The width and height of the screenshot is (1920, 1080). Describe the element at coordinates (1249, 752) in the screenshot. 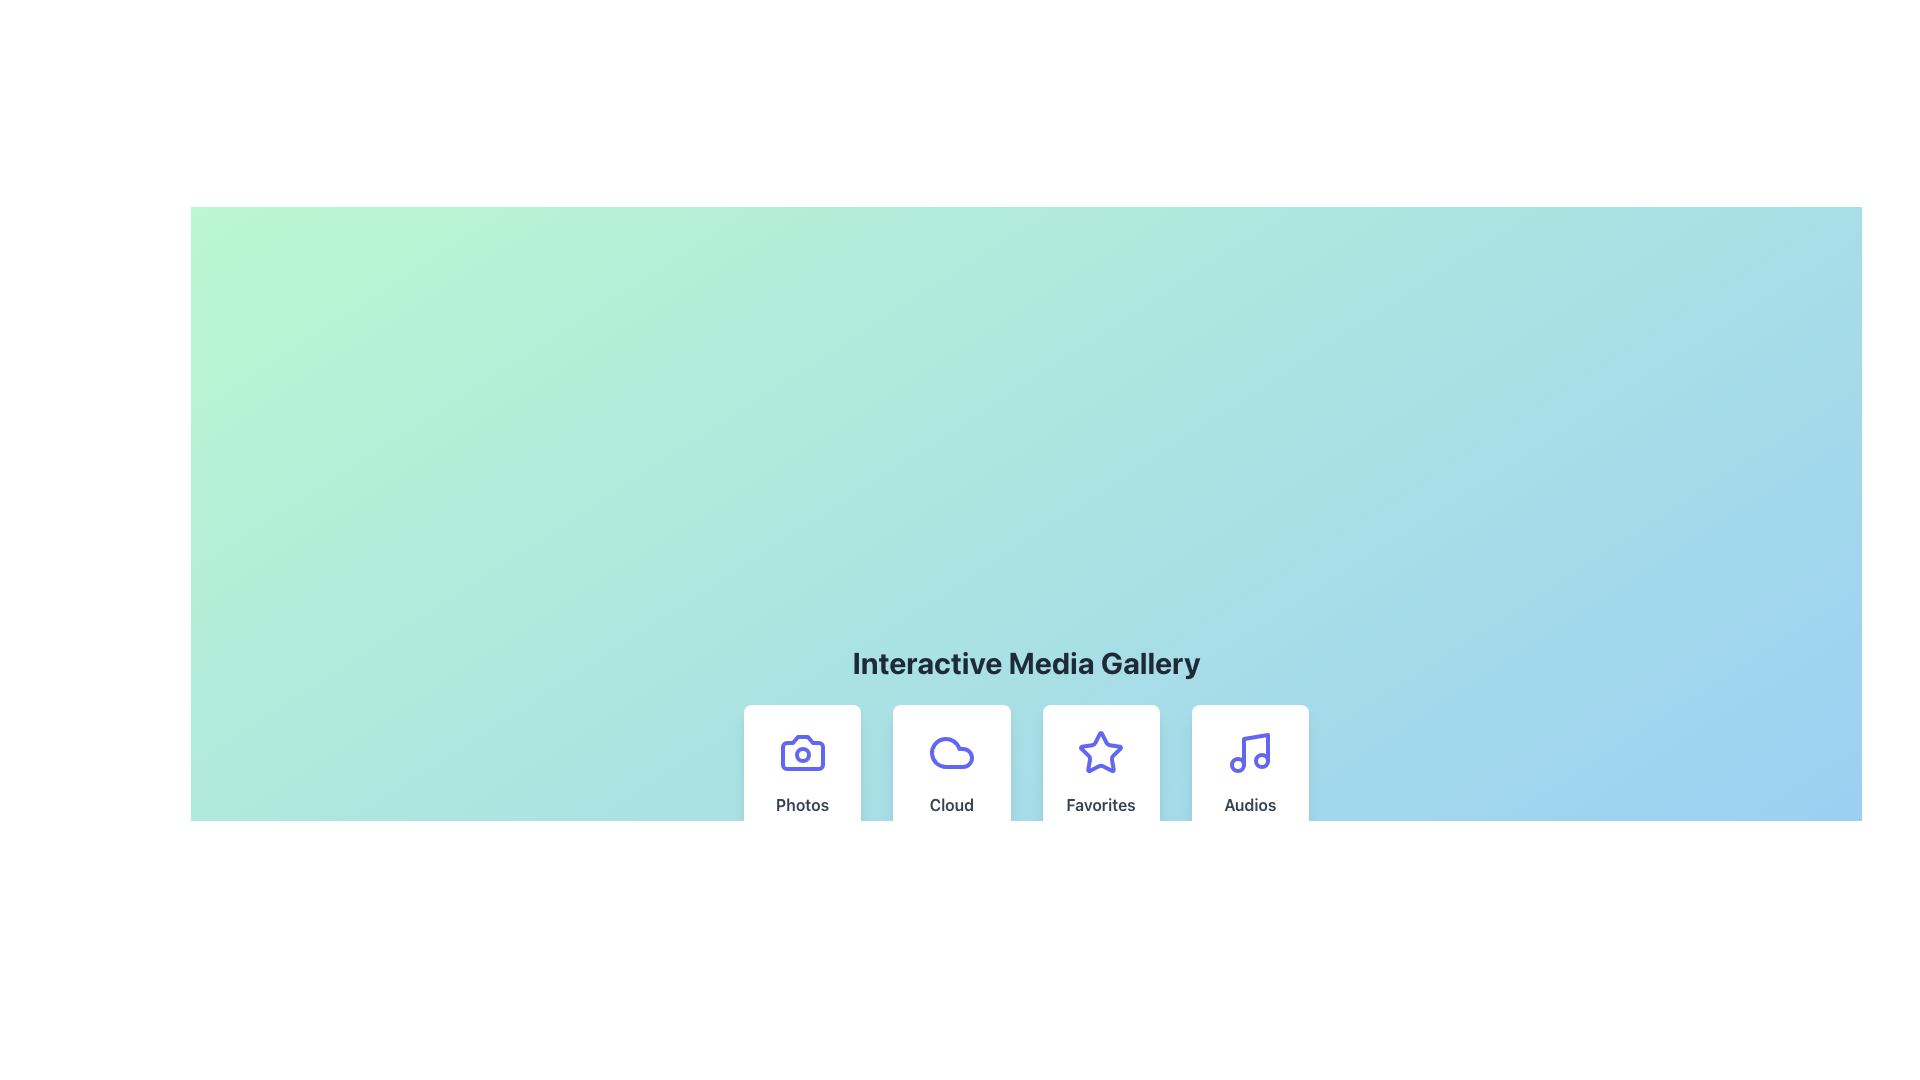

I see `the music note icon located at the top center of the Audios card, which is the fourth card in the row of interactive options in the Interactive Media Gallery` at that location.